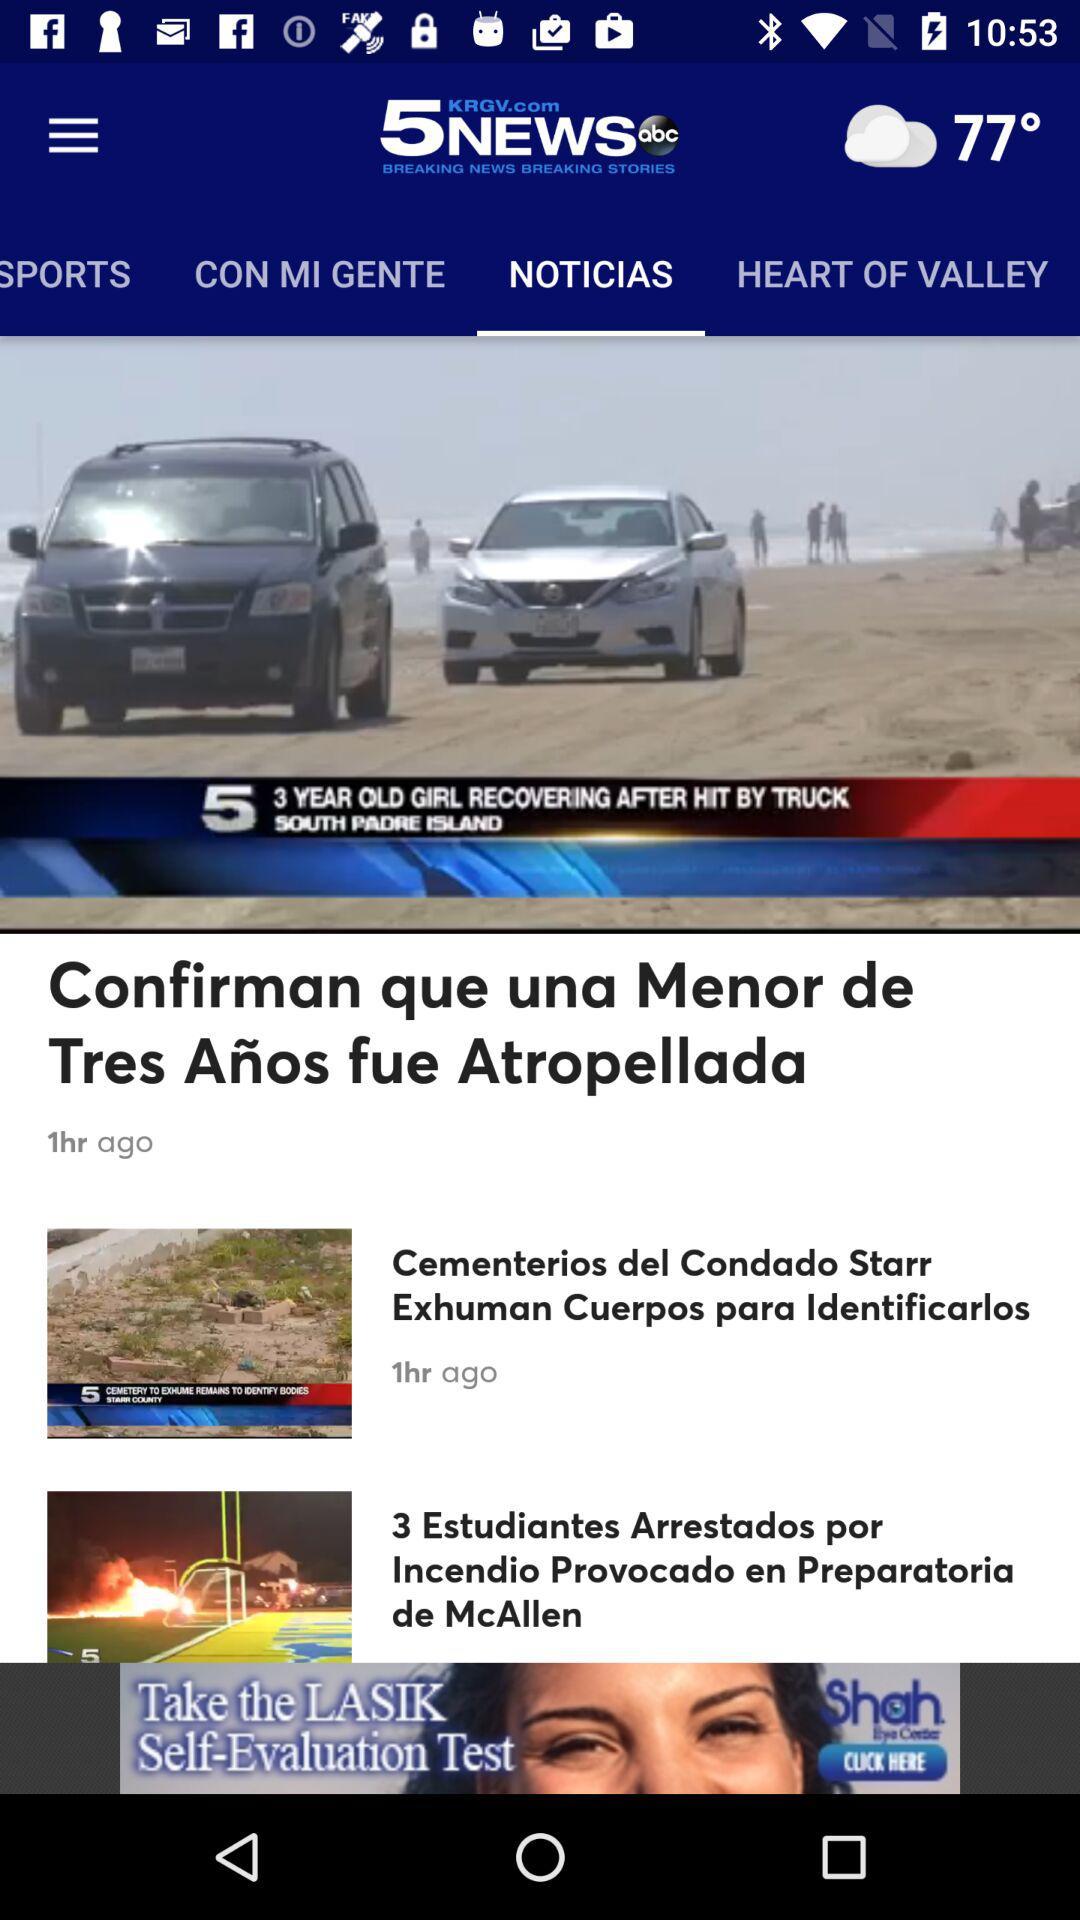 Image resolution: width=1080 pixels, height=1920 pixels. I want to click on advertisement click, so click(540, 1727).